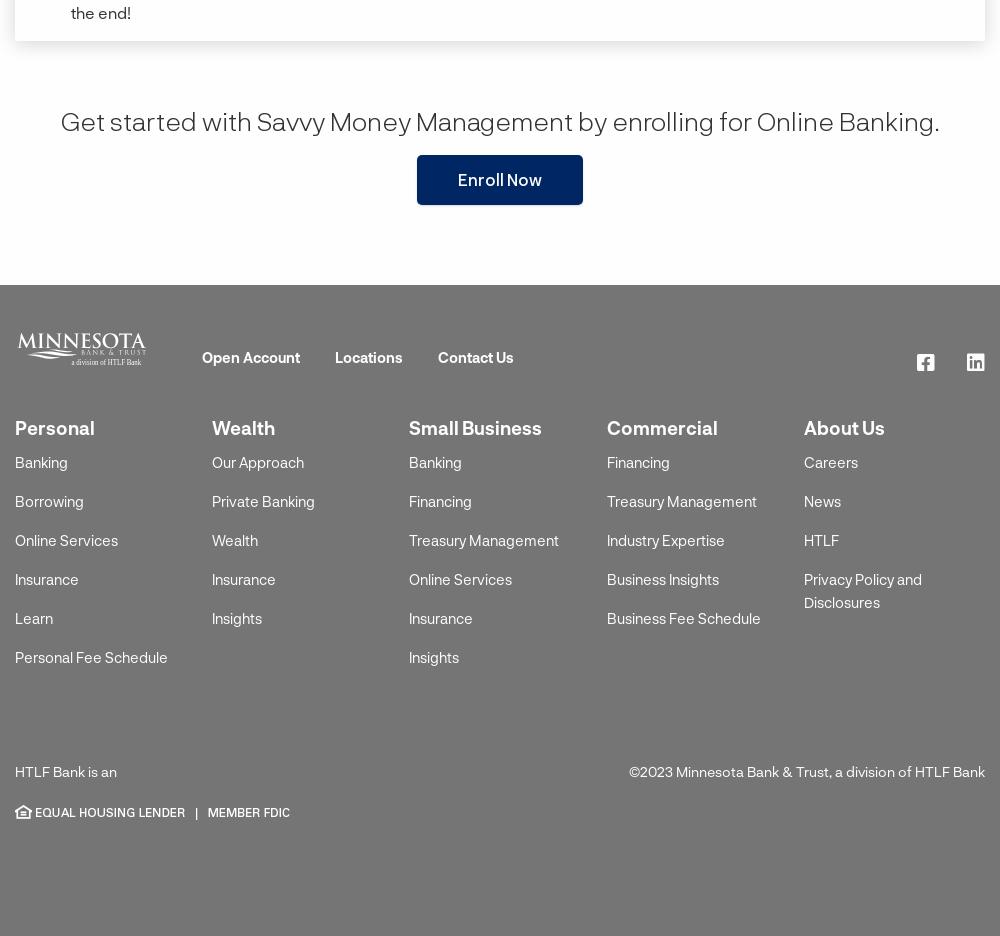  What do you see at coordinates (829, 461) in the screenshot?
I see `'Careers'` at bounding box center [829, 461].